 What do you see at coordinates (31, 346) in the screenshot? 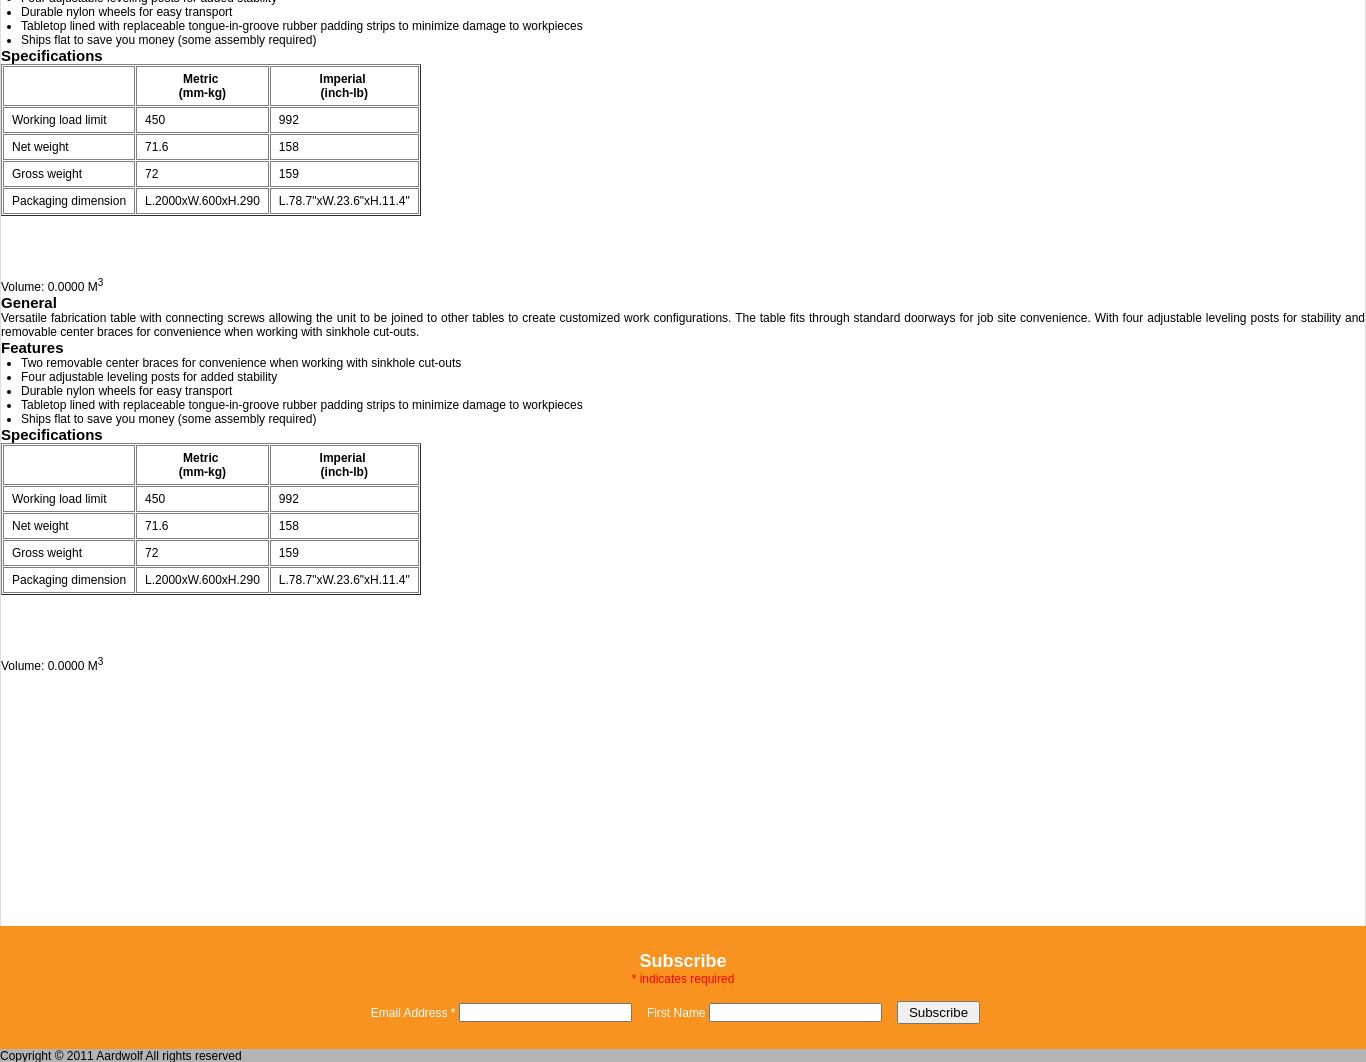
I see `'Features'` at bounding box center [31, 346].